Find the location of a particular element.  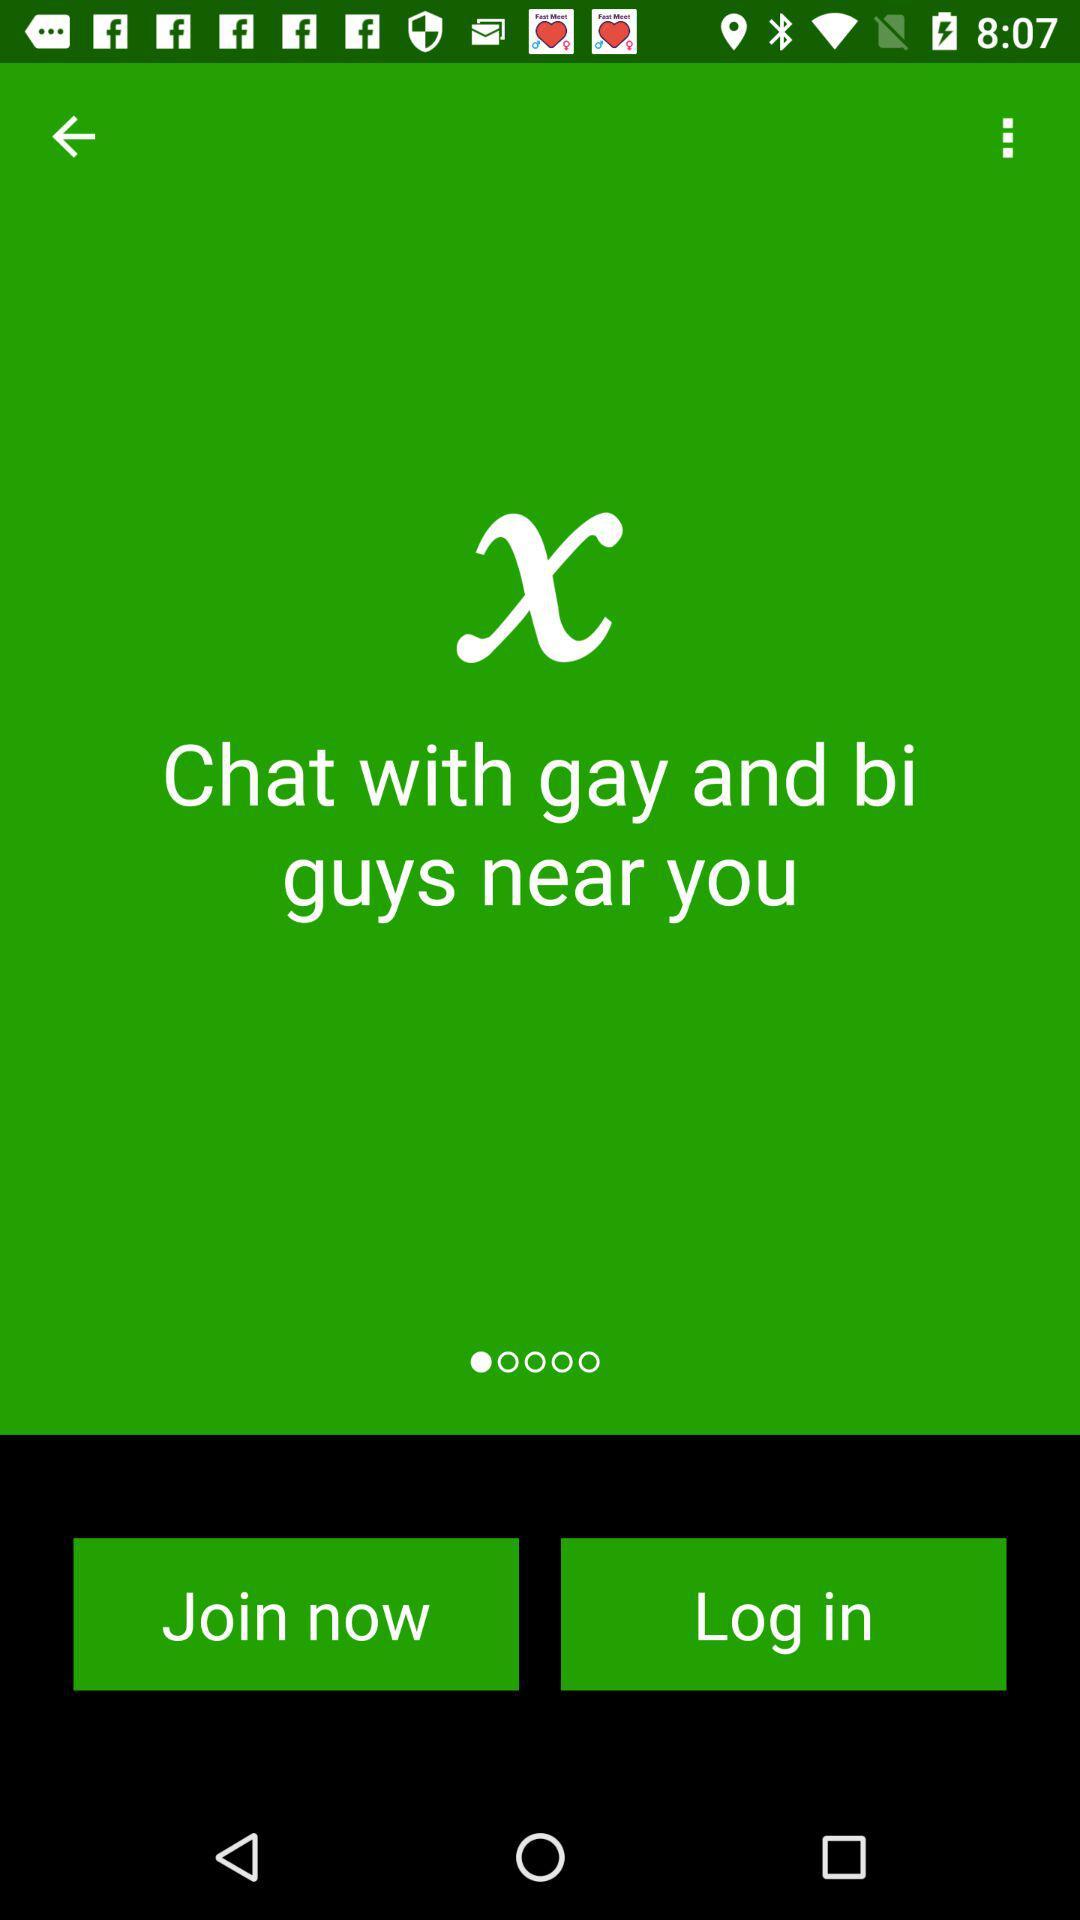

the icon above chat with gay is located at coordinates (72, 135).